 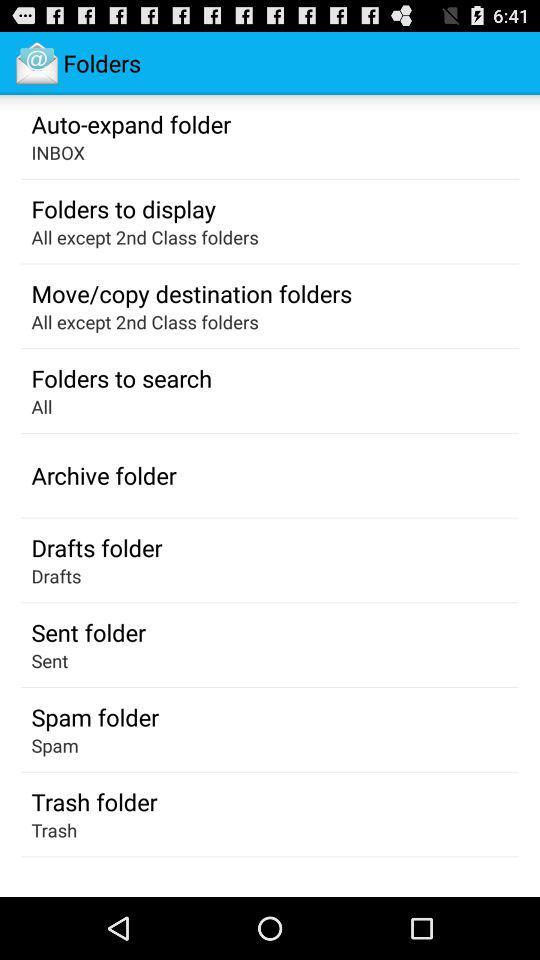 What do you see at coordinates (95, 547) in the screenshot?
I see `icon below the archive folder app` at bounding box center [95, 547].